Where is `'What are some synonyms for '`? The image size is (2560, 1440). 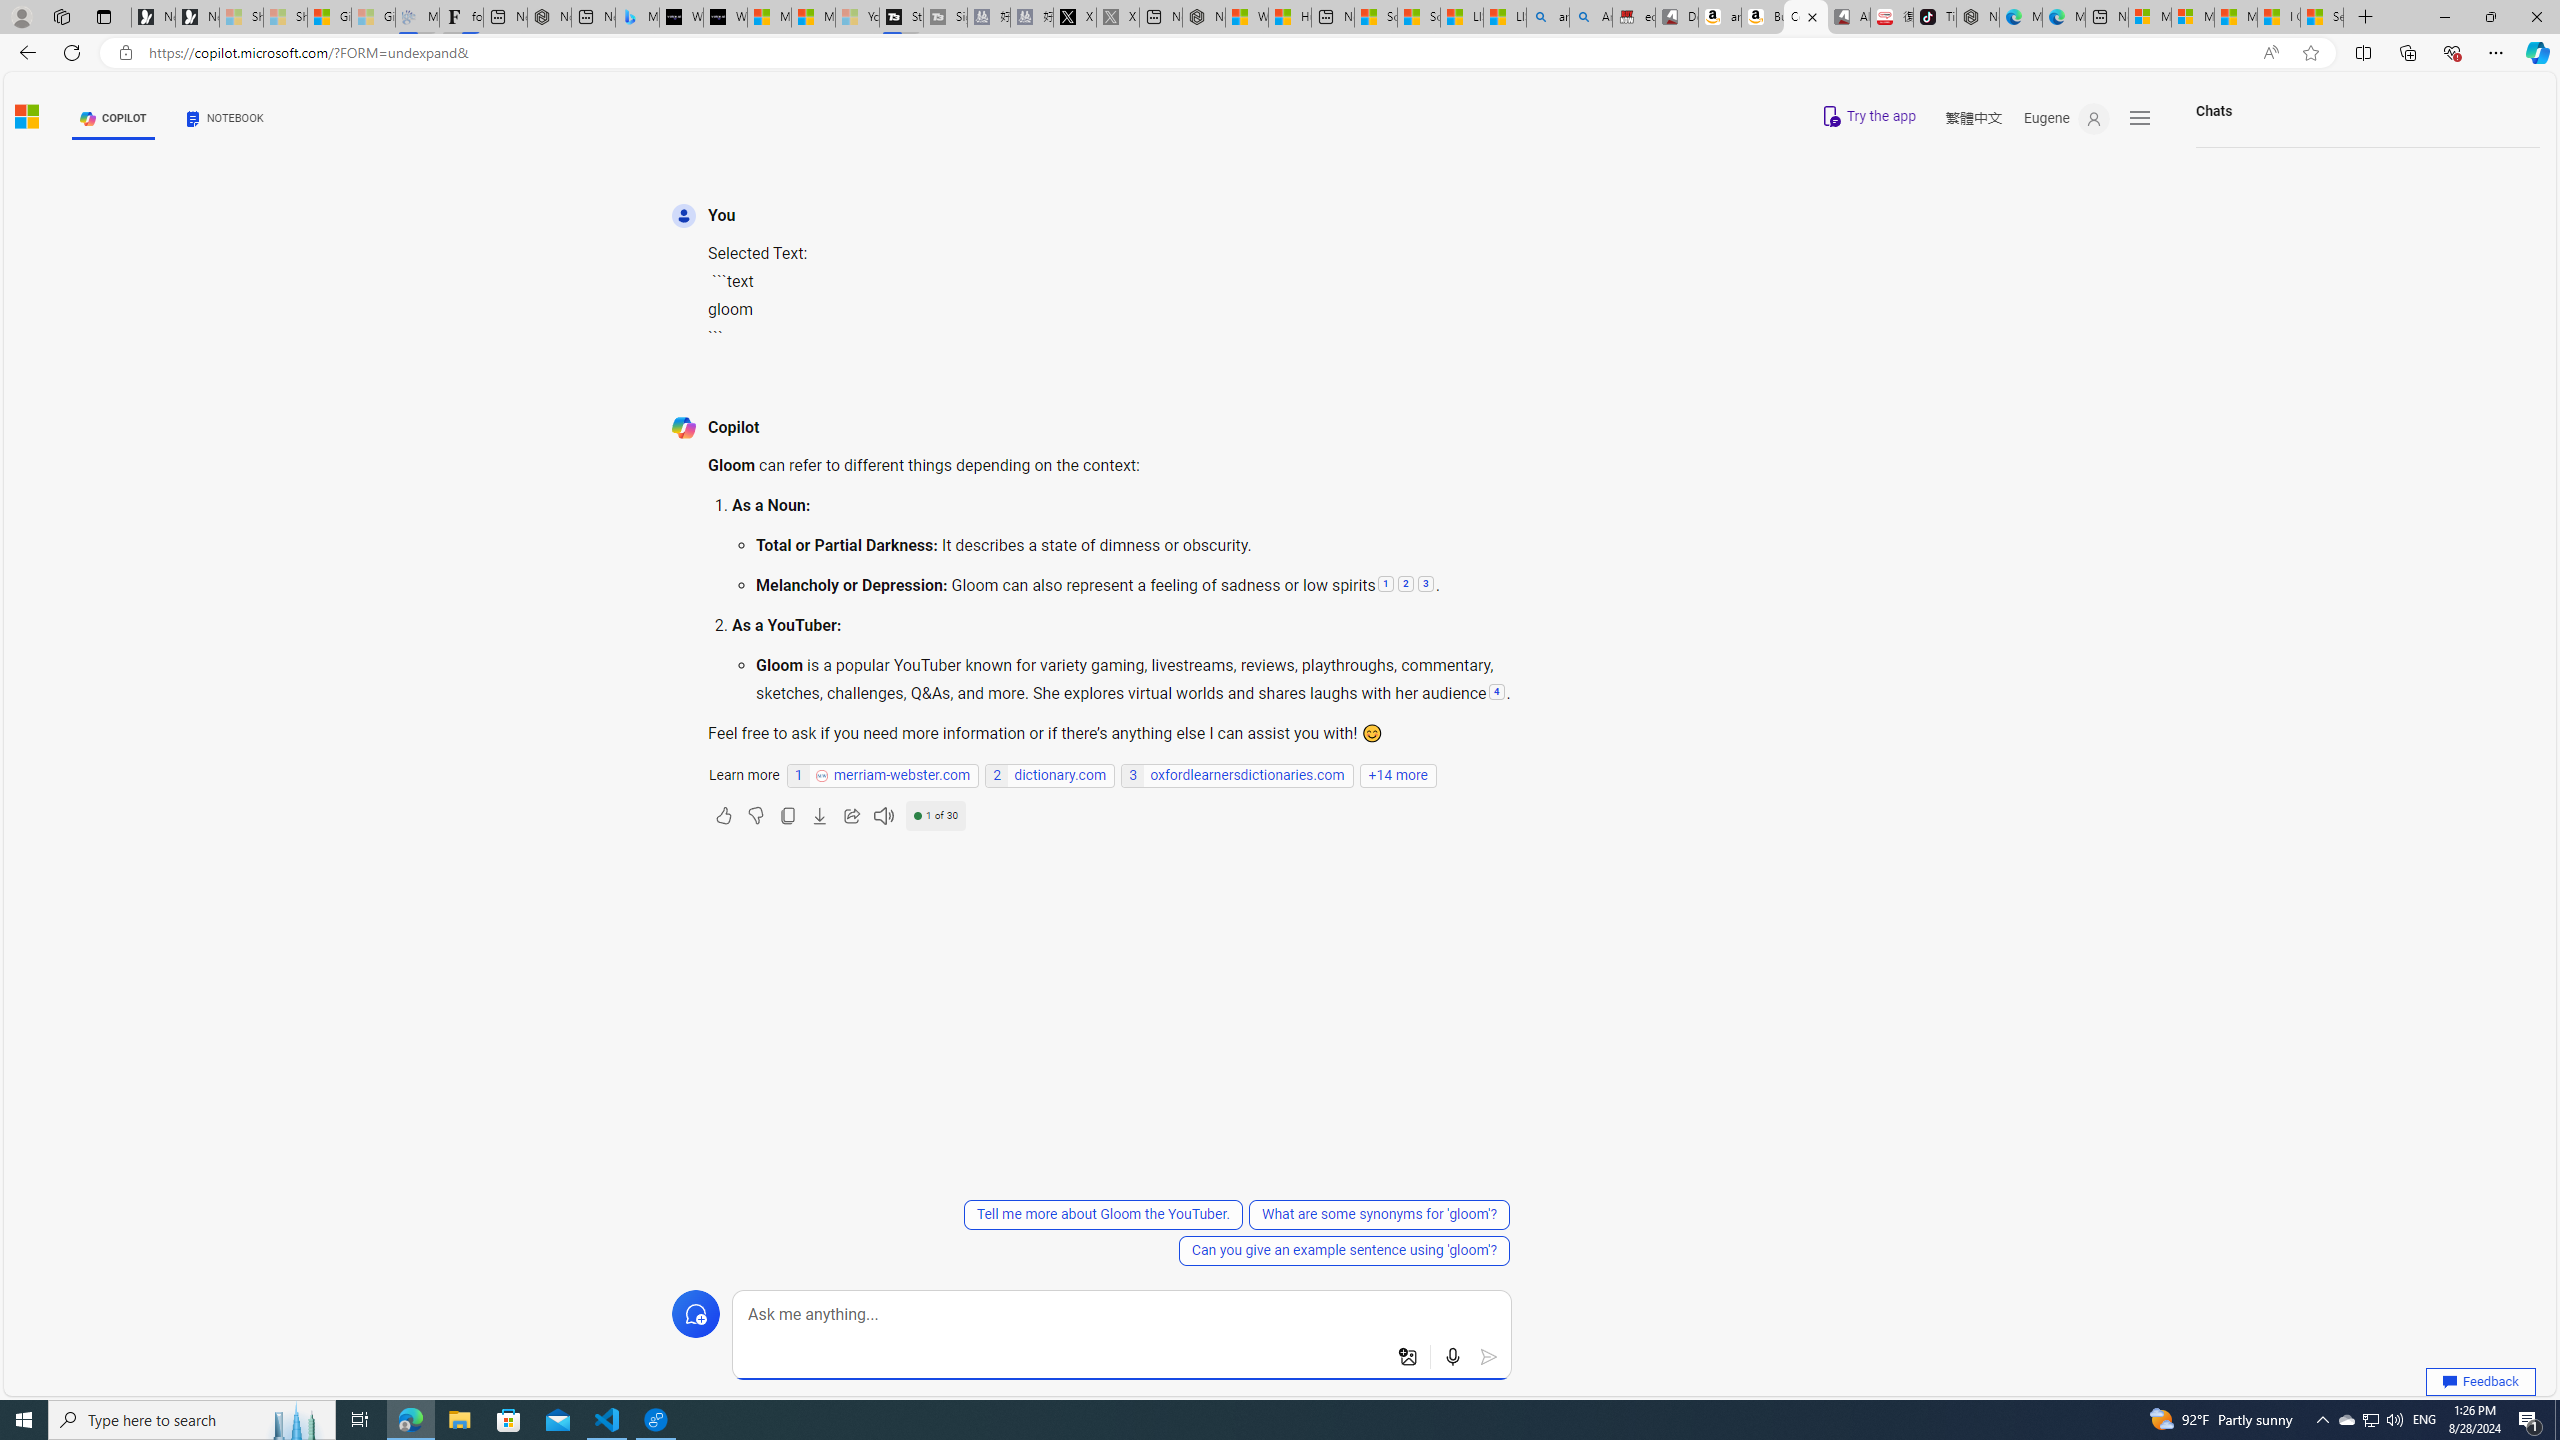
'What are some synonyms for ' is located at coordinates (1377, 1214).